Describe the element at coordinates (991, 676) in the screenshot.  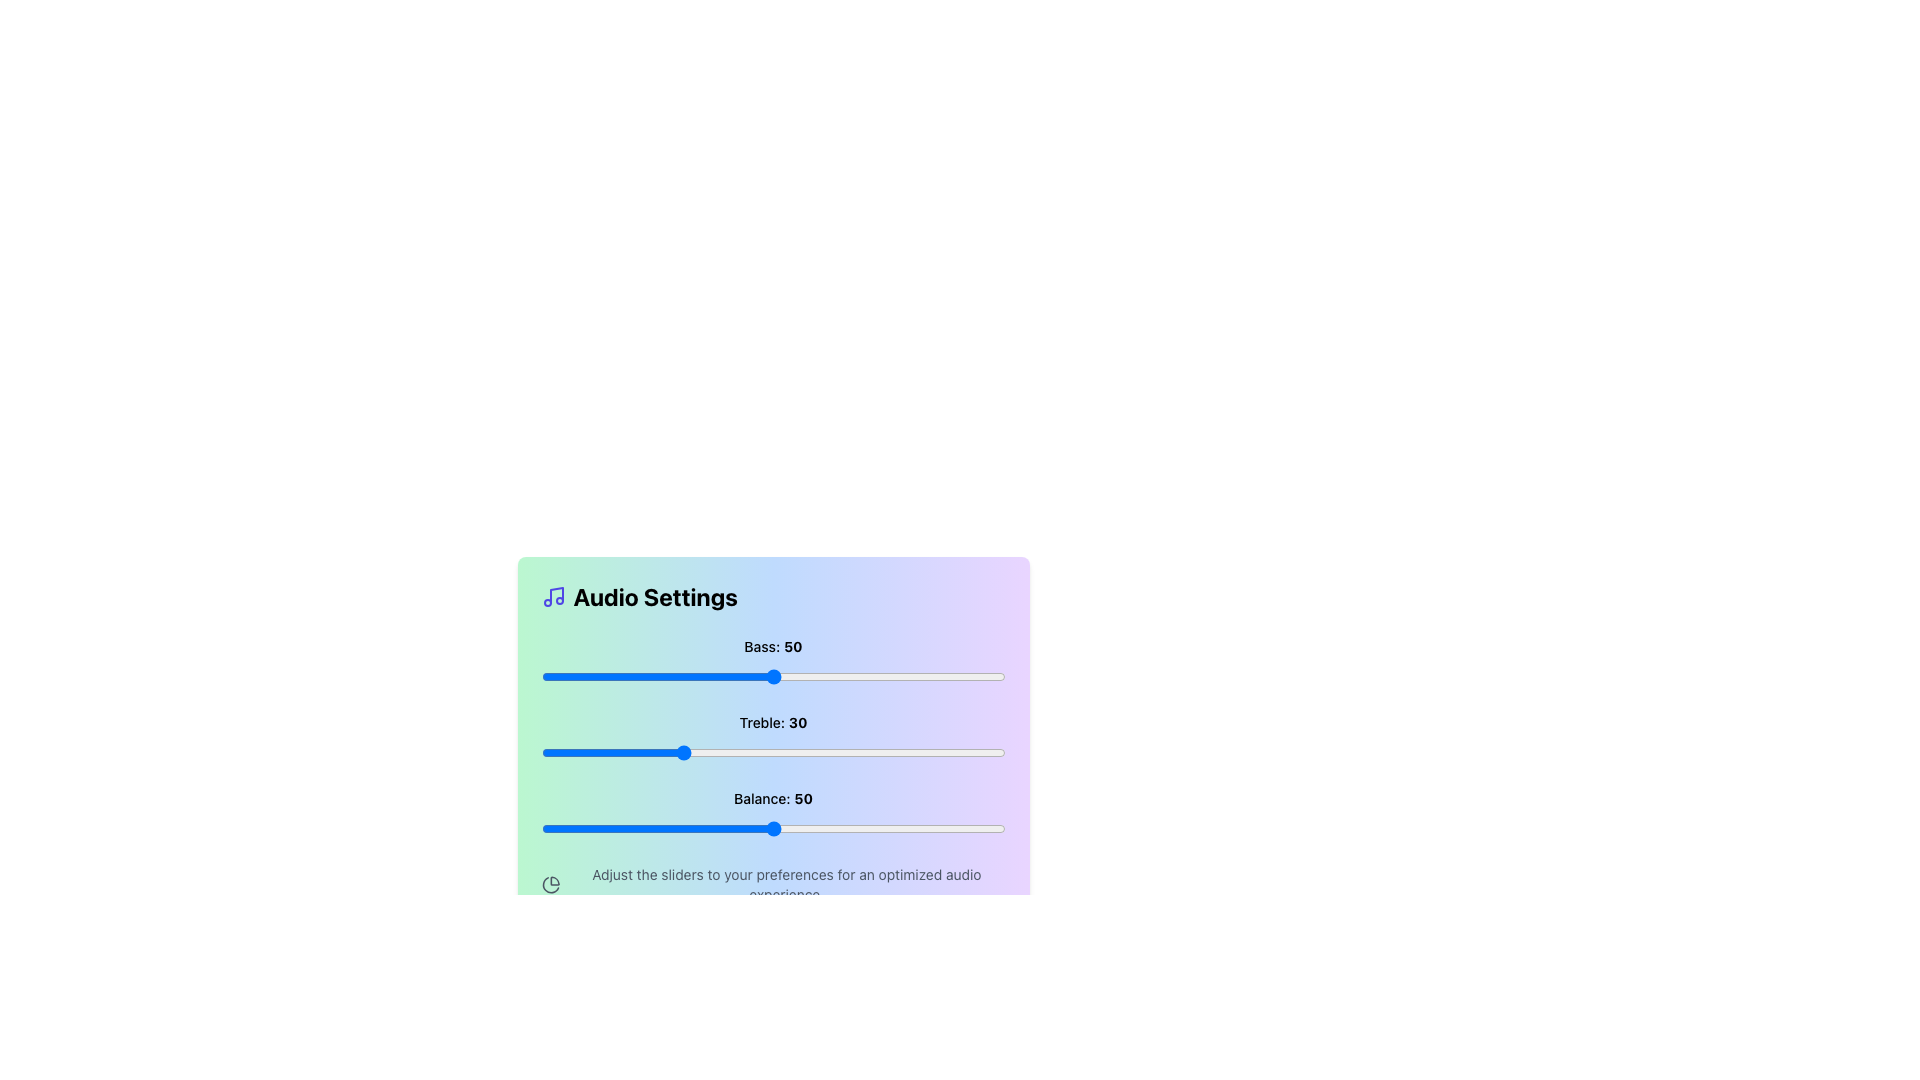
I see `the bass level` at that location.